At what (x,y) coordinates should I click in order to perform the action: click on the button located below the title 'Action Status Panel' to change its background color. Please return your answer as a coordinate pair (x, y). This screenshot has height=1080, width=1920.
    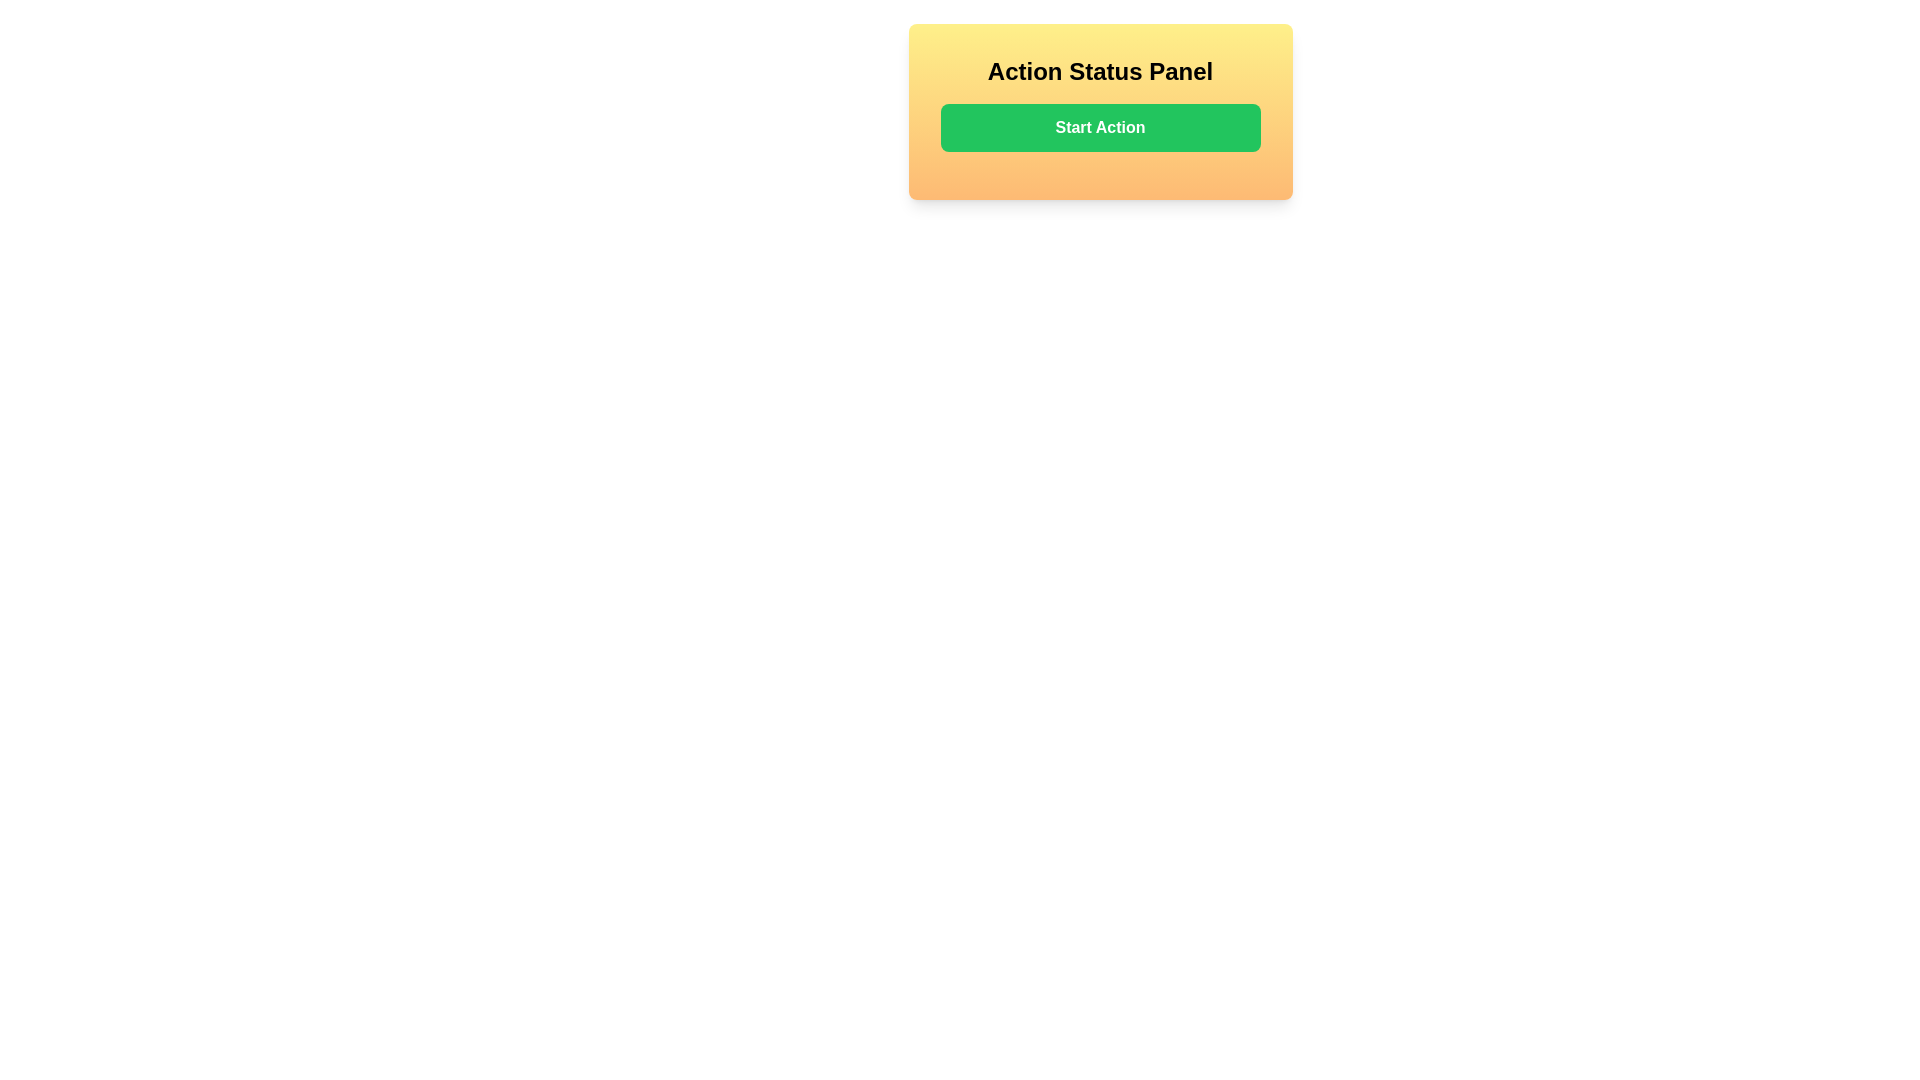
    Looking at the image, I should click on (1099, 127).